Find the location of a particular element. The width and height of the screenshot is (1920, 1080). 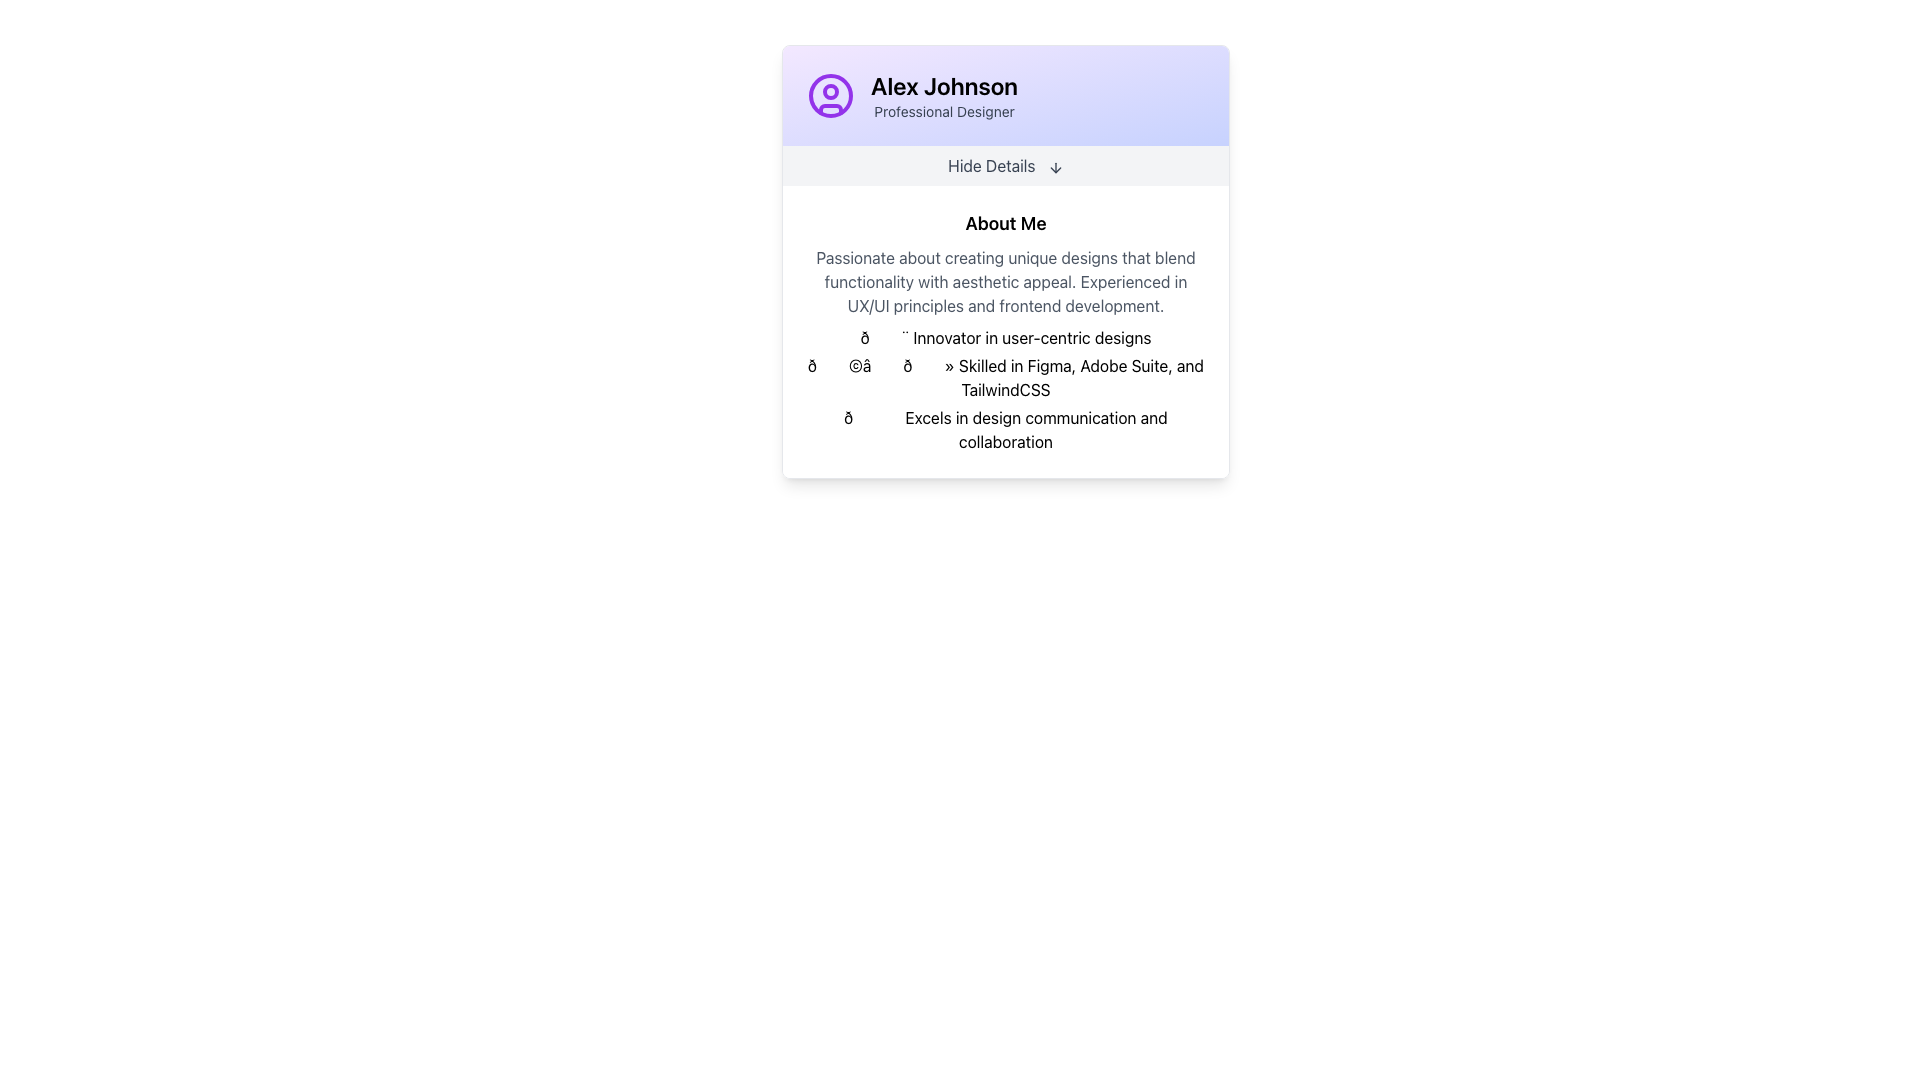

the text label that reads 'Innovator in user-centric designs.' which is the first line below the 'About Me' section title in the card is located at coordinates (1006, 337).